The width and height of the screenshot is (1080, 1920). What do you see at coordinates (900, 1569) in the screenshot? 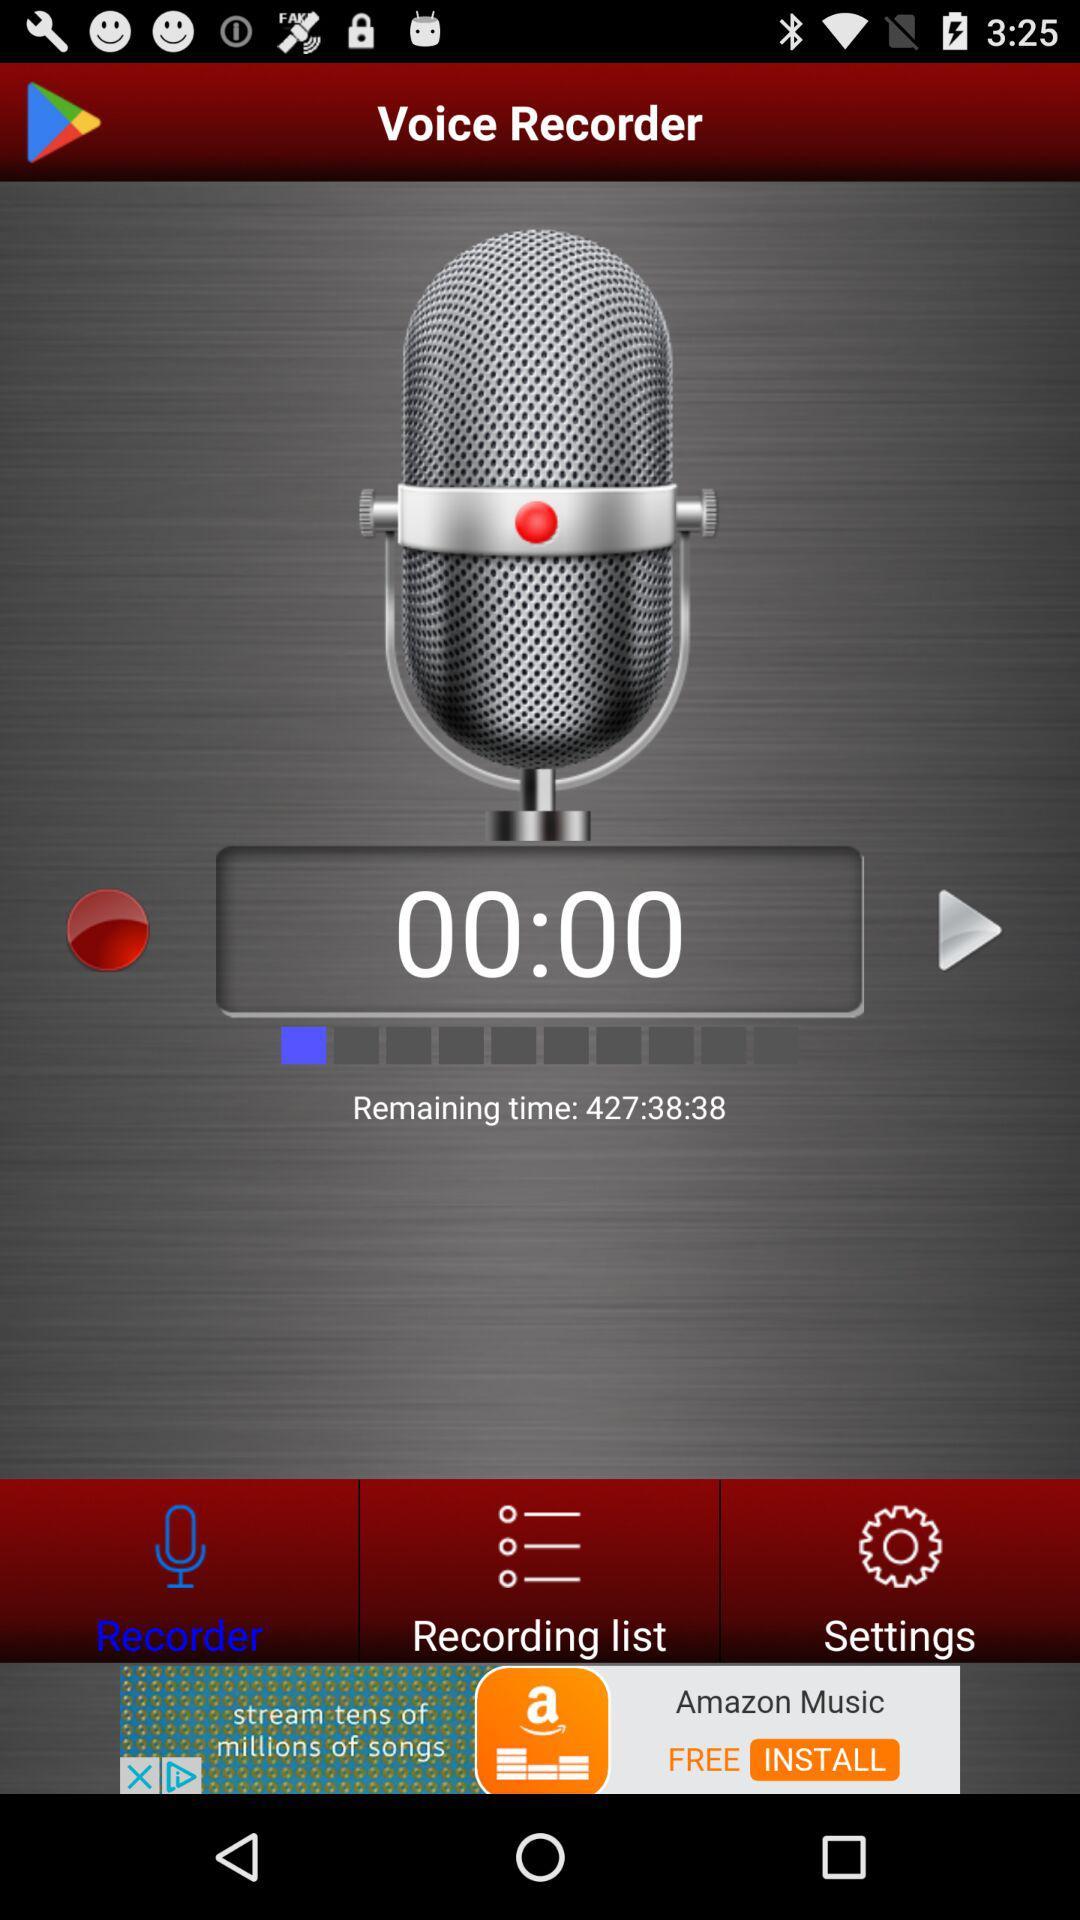
I see `settings button` at bounding box center [900, 1569].